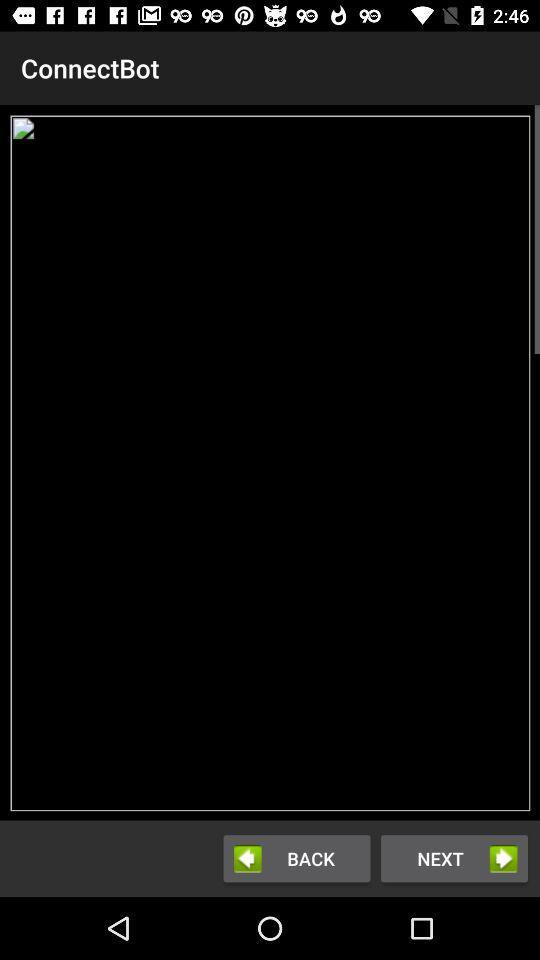  Describe the element at coordinates (270, 462) in the screenshot. I see `the item above the back icon` at that location.